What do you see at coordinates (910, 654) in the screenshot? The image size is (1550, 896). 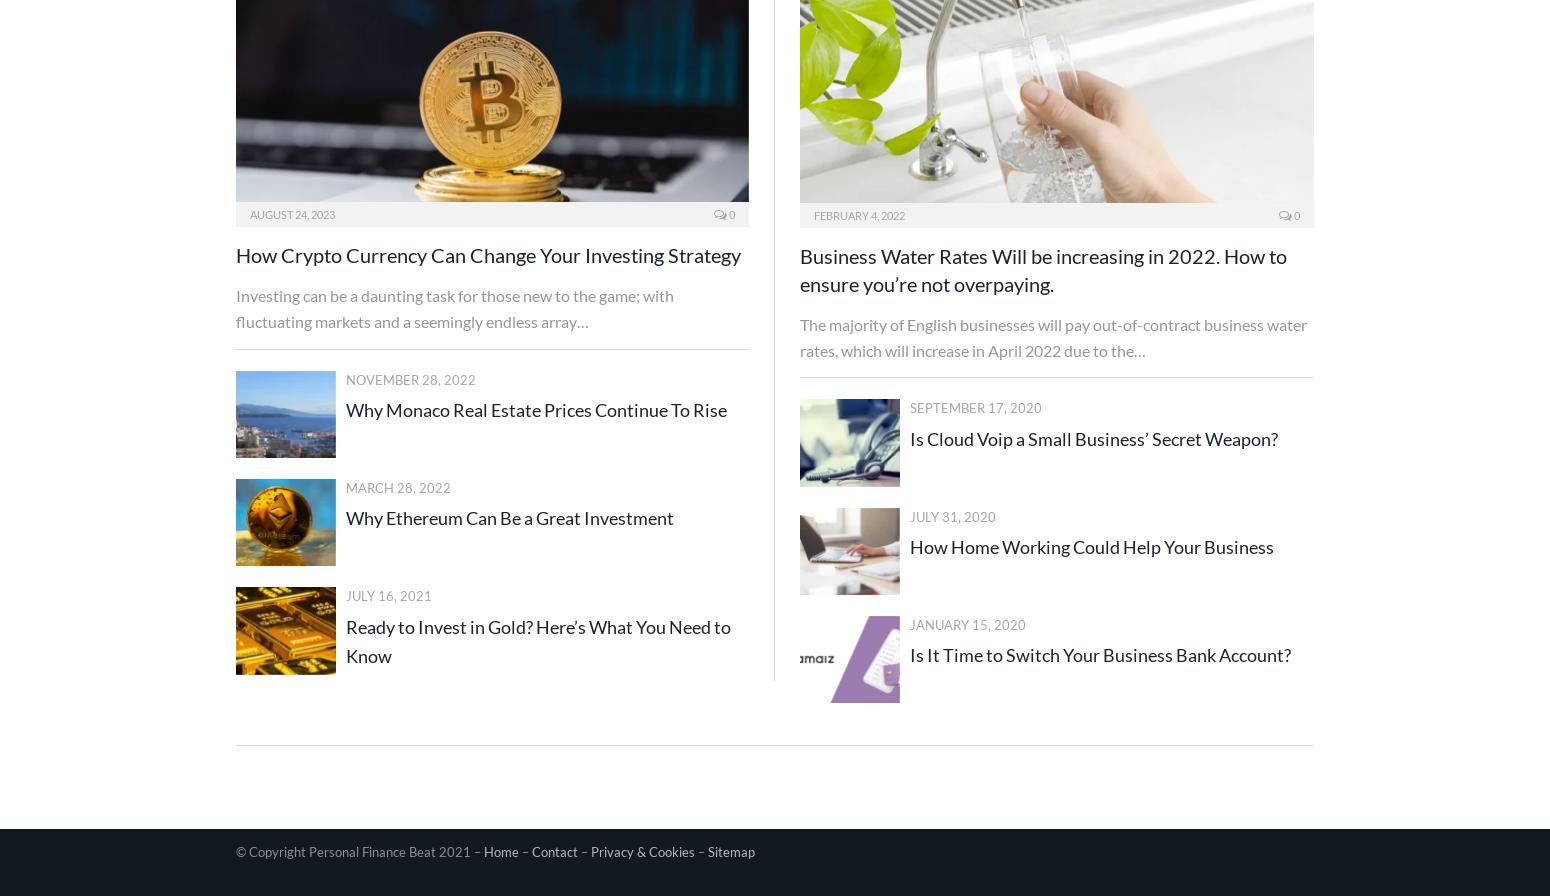 I see `'Is It Time to Switch Your Business Bank Account?'` at bounding box center [910, 654].